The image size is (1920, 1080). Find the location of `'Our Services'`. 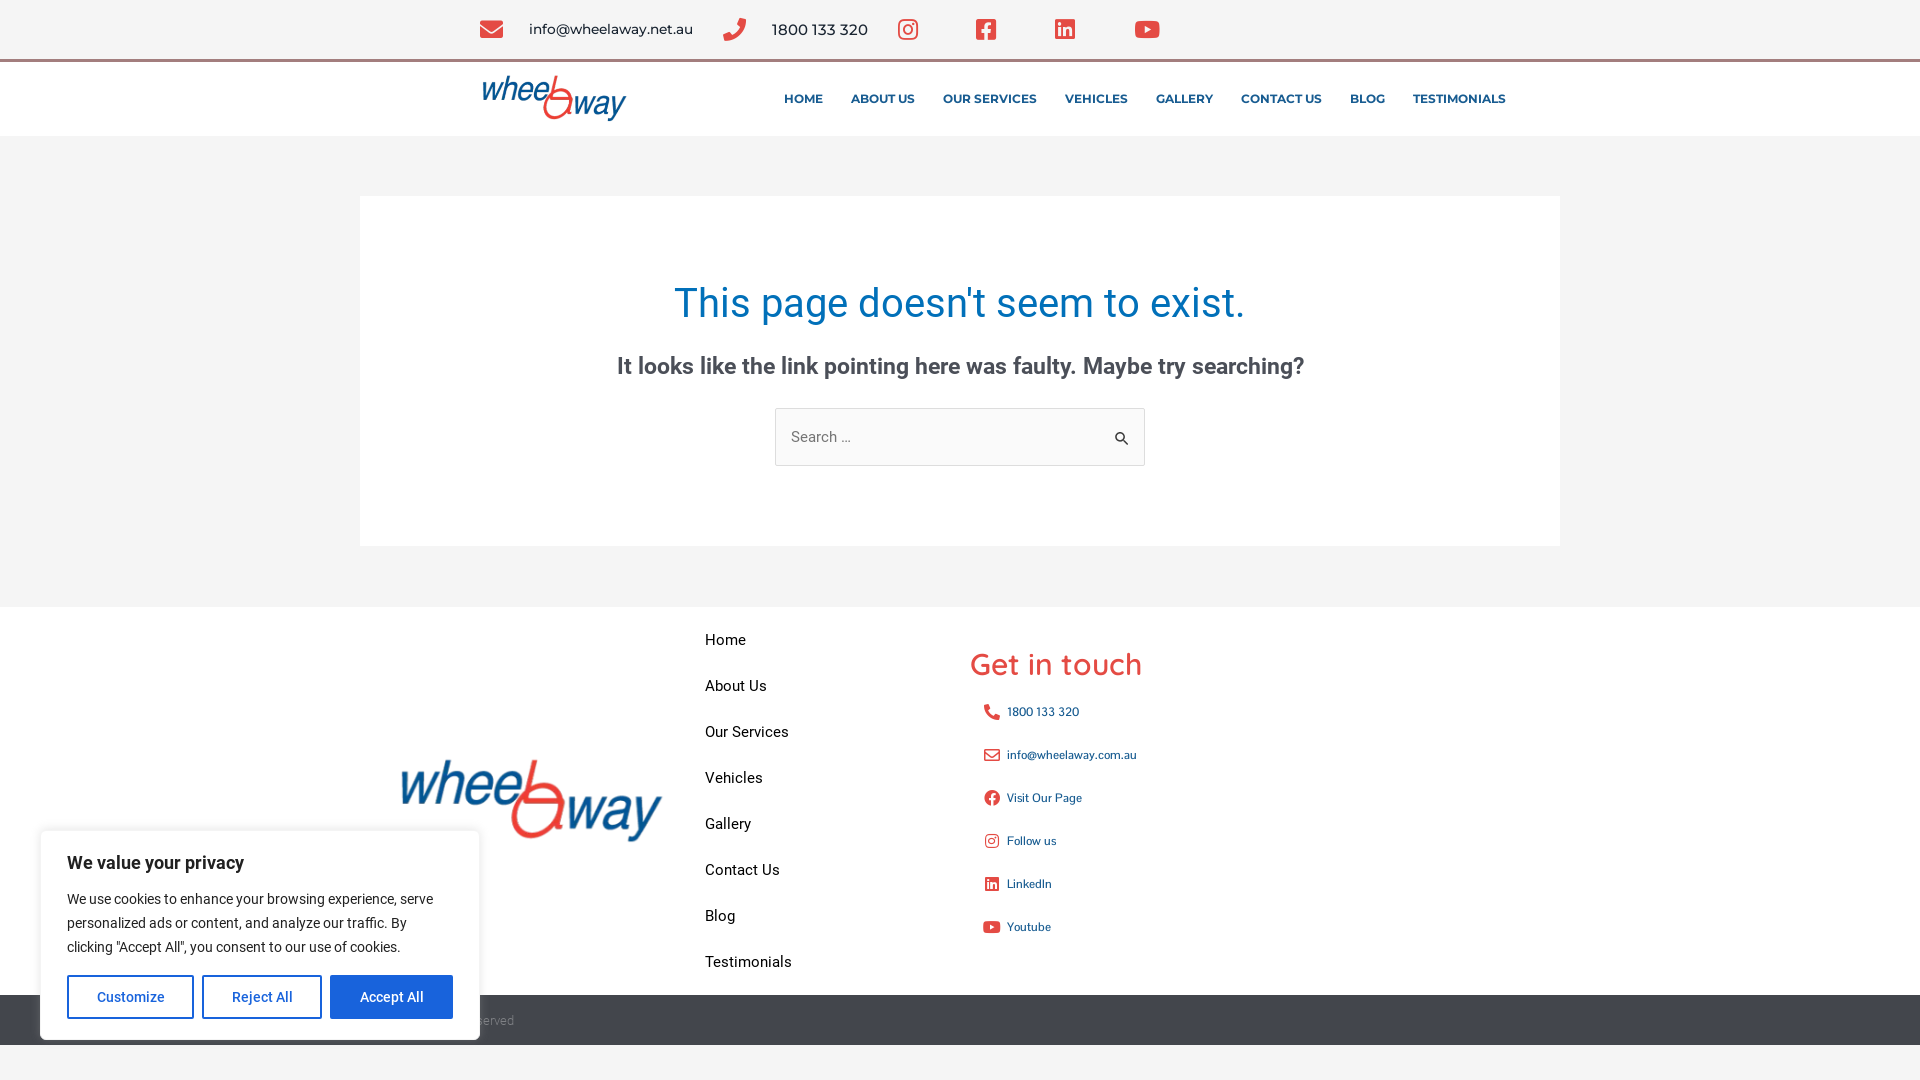

'Our Services' is located at coordinates (817, 732).